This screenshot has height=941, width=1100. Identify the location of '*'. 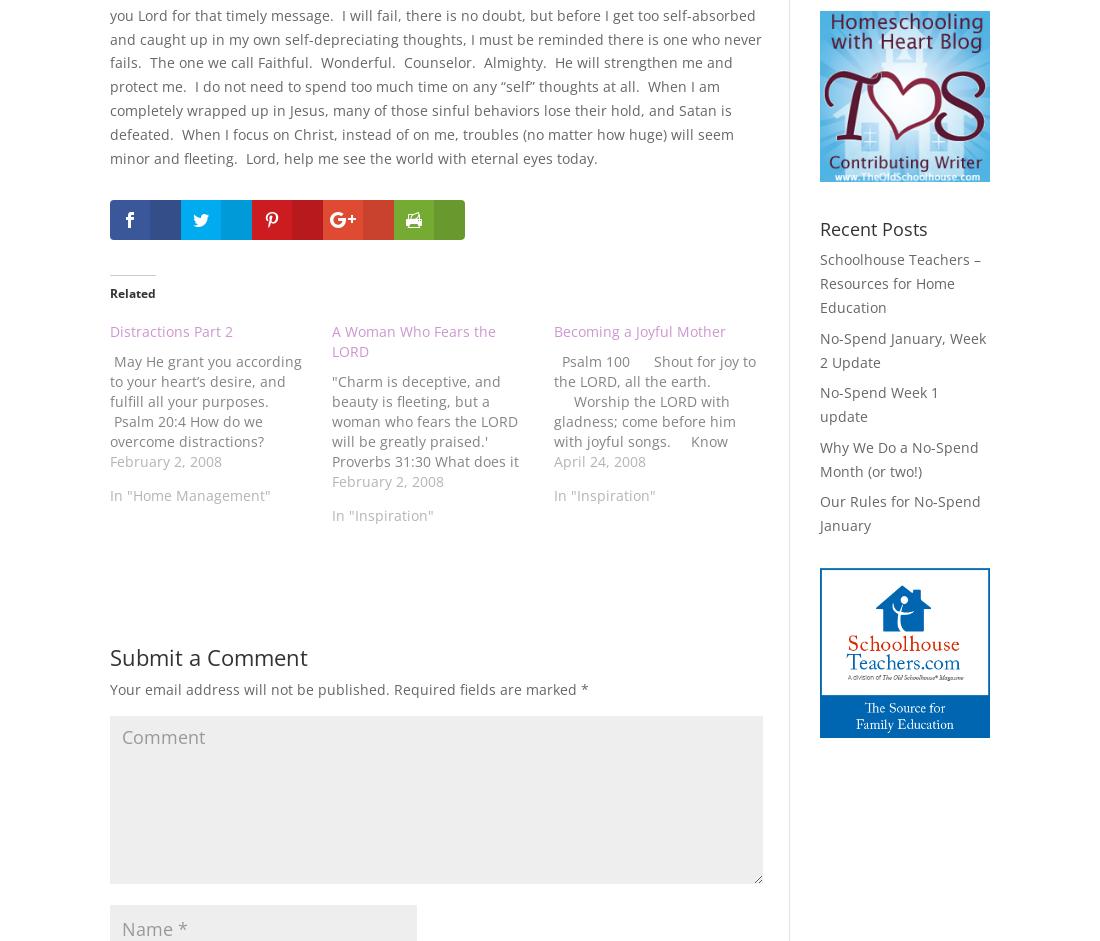
(583, 689).